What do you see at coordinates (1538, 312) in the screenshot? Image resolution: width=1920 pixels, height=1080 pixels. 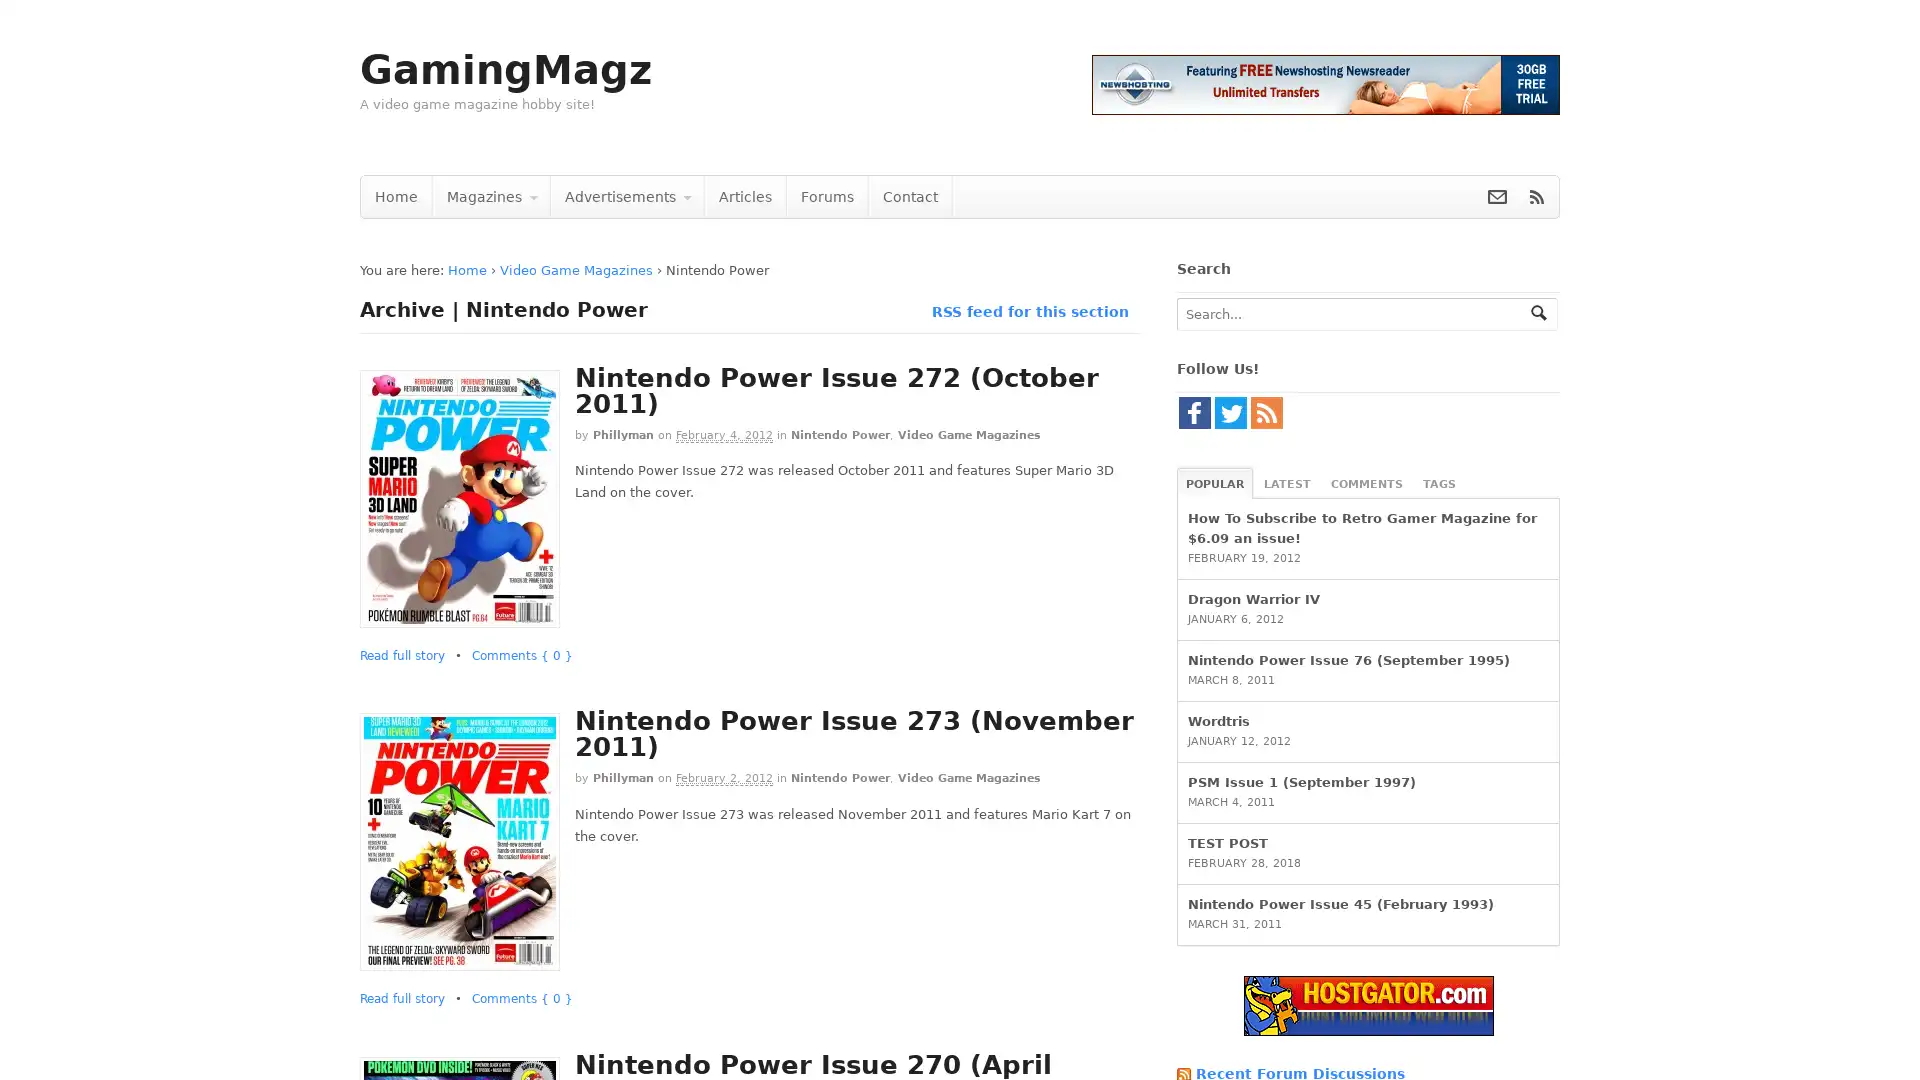 I see `Search` at bounding box center [1538, 312].